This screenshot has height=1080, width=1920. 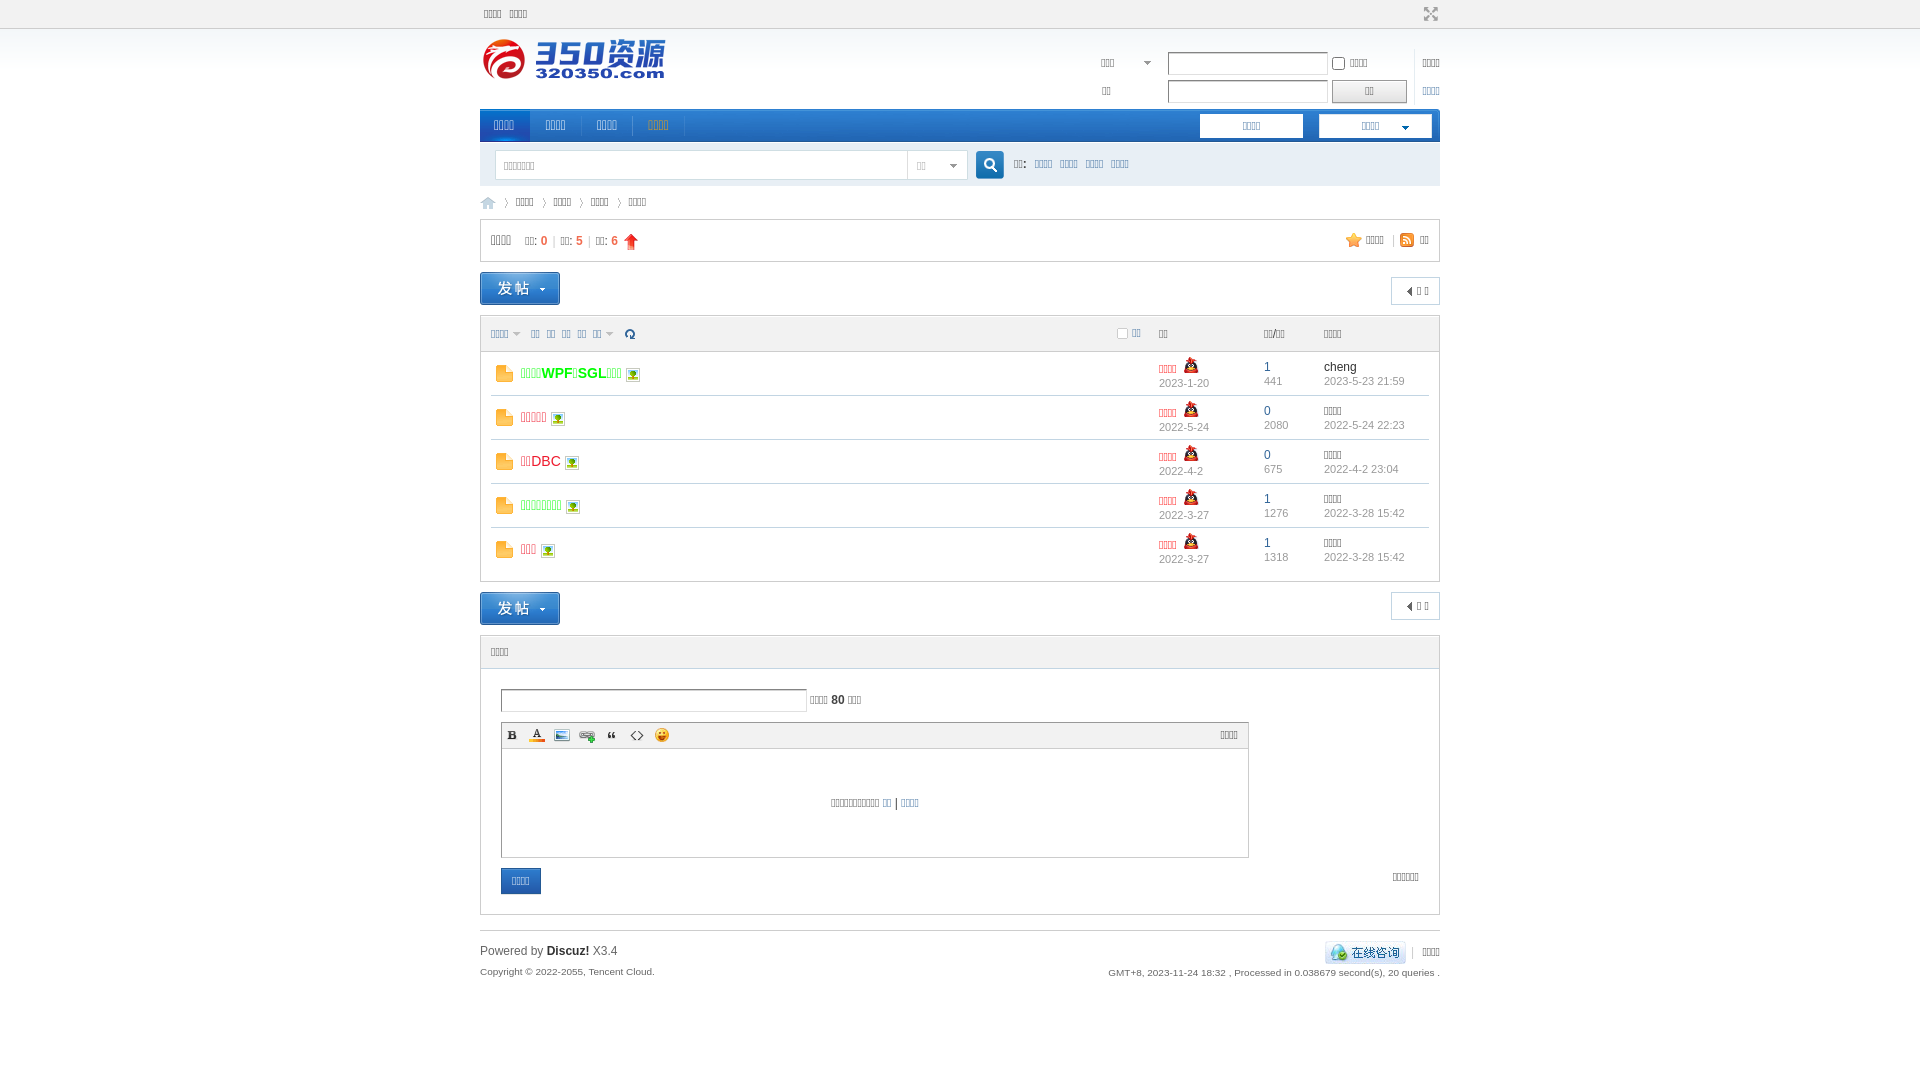 I want to click on '1', so click(x=1262, y=497).